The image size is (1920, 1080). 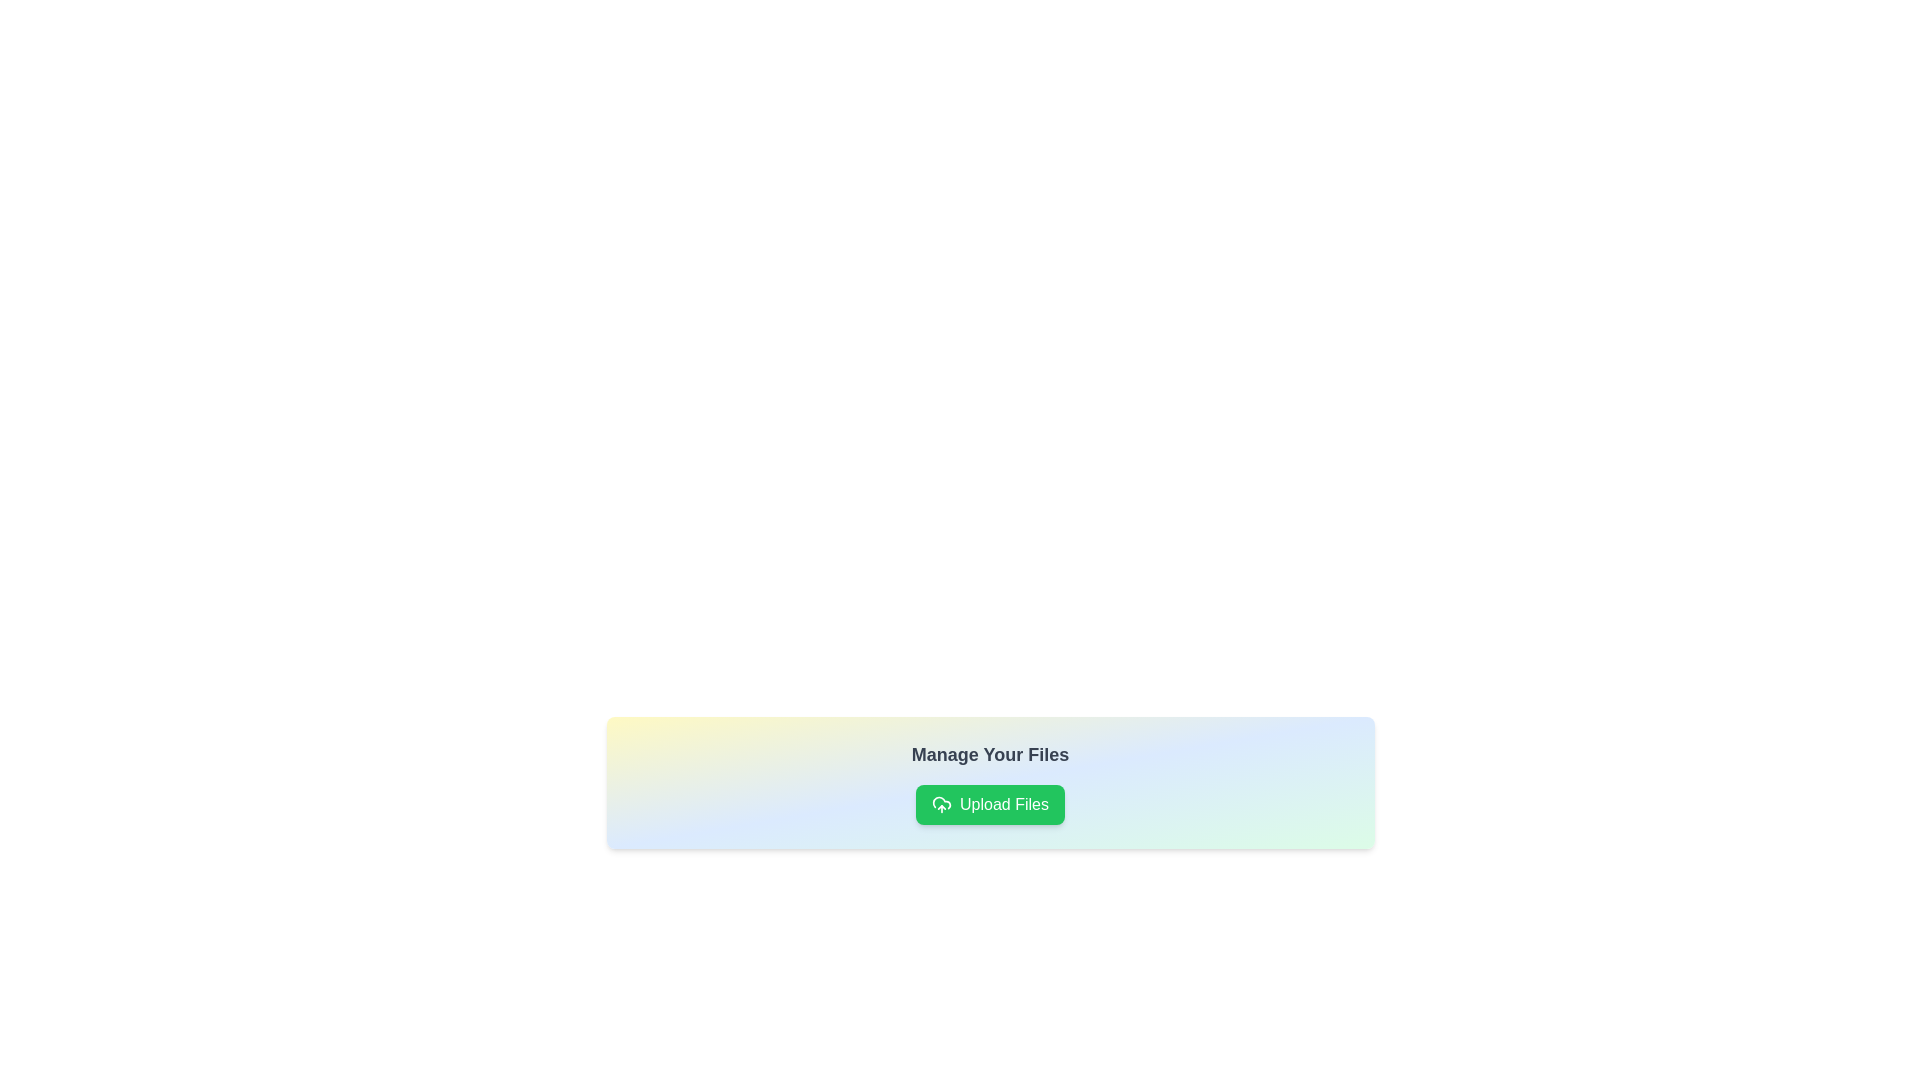 What do you see at coordinates (990, 804) in the screenshot?
I see `the bright green 'Upload Files' button with rounded corners` at bounding box center [990, 804].